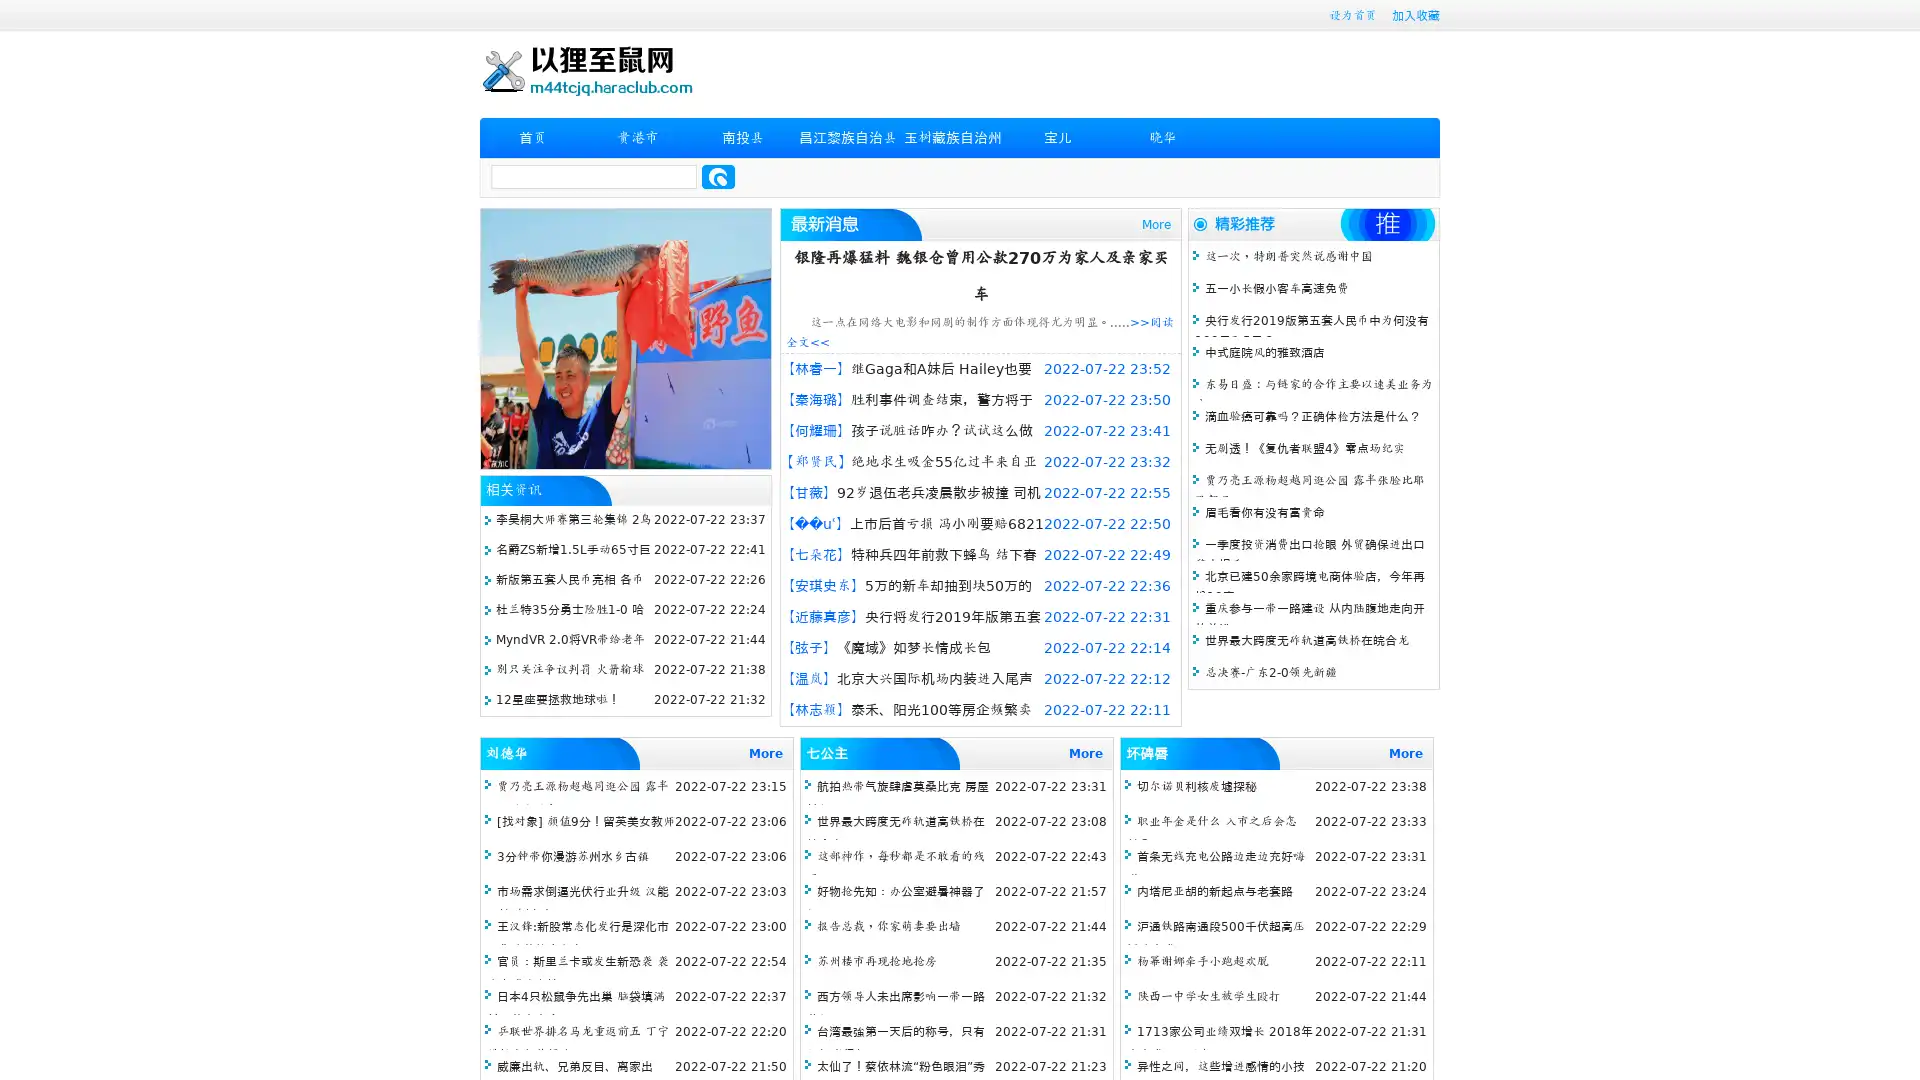 The width and height of the screenshot is (1920, 1080). What do you see at coordinates (718, 176) in the screenshot?
I see `Search` at bounding box center [718, 176].